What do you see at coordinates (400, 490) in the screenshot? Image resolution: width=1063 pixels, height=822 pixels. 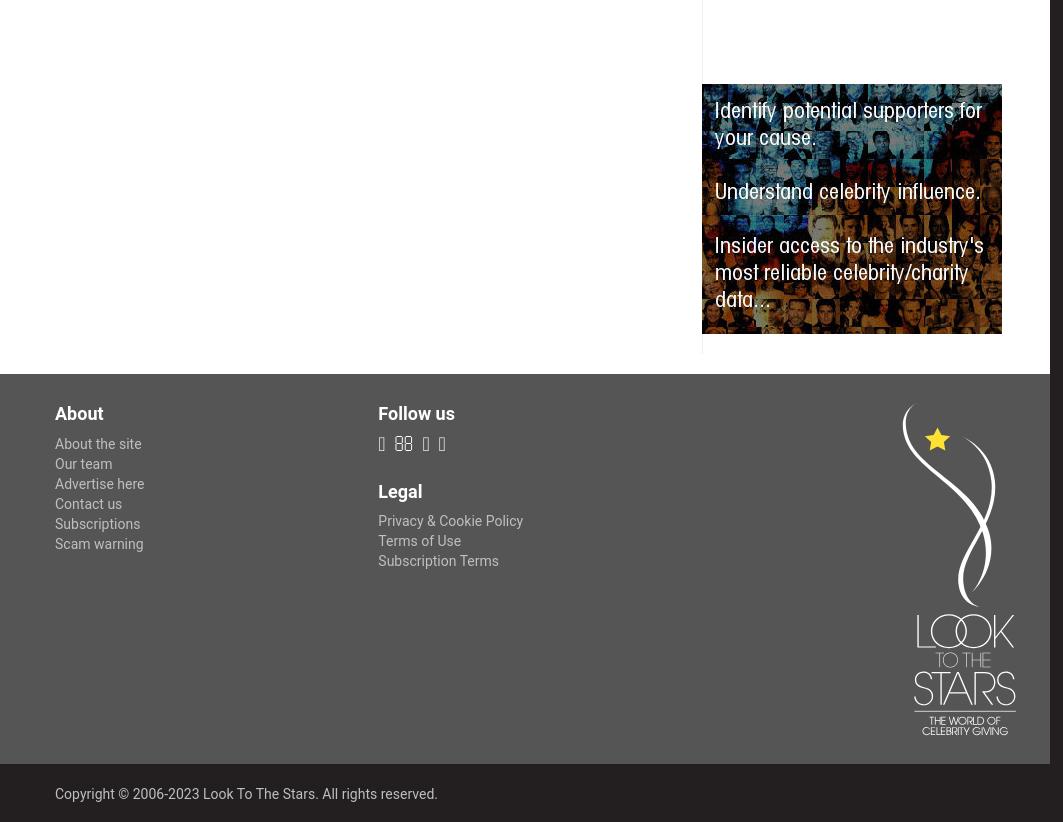 I see `'Legal'` at bounding box center [400, 490].